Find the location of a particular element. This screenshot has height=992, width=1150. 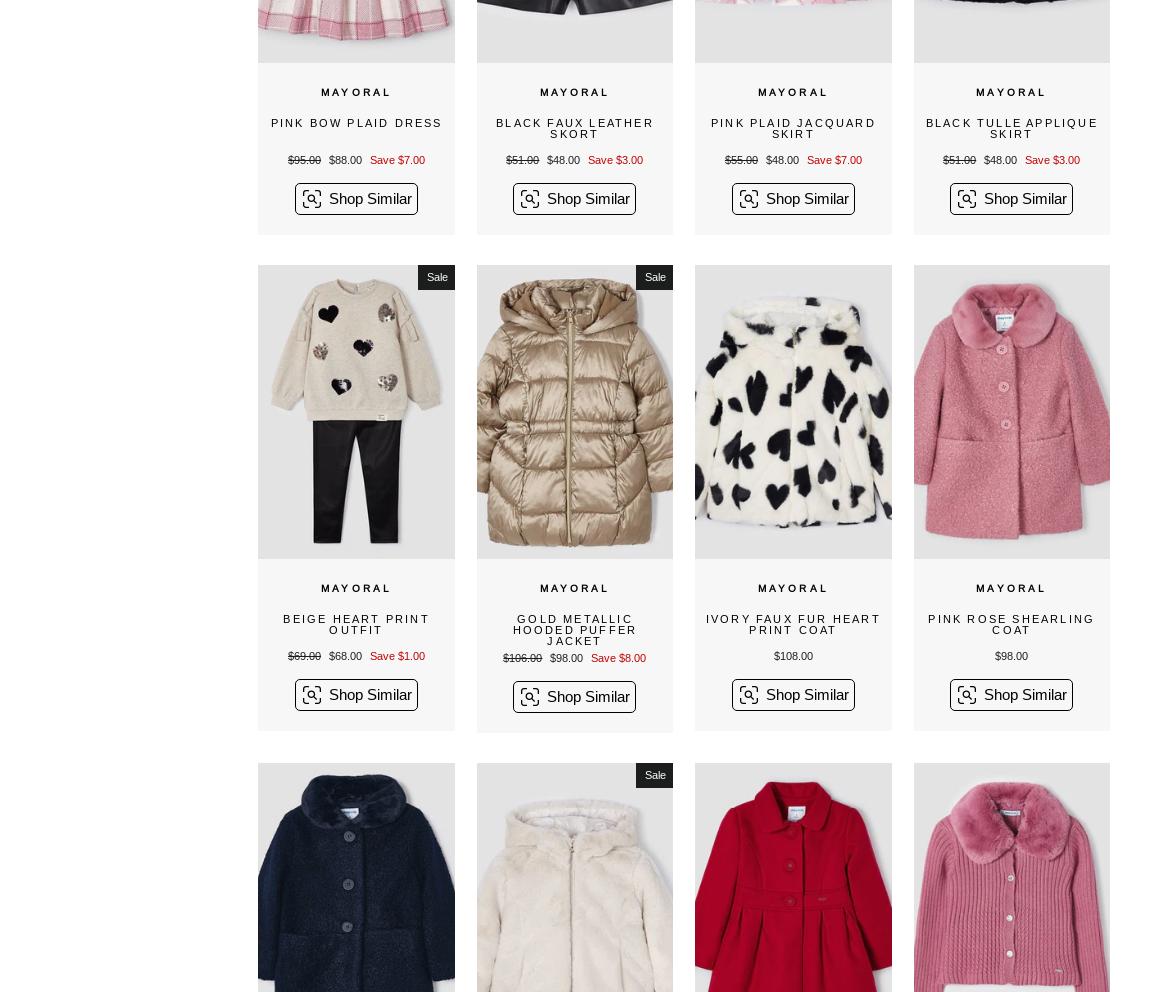

'$88.00' is located at coordinates (346, 159).